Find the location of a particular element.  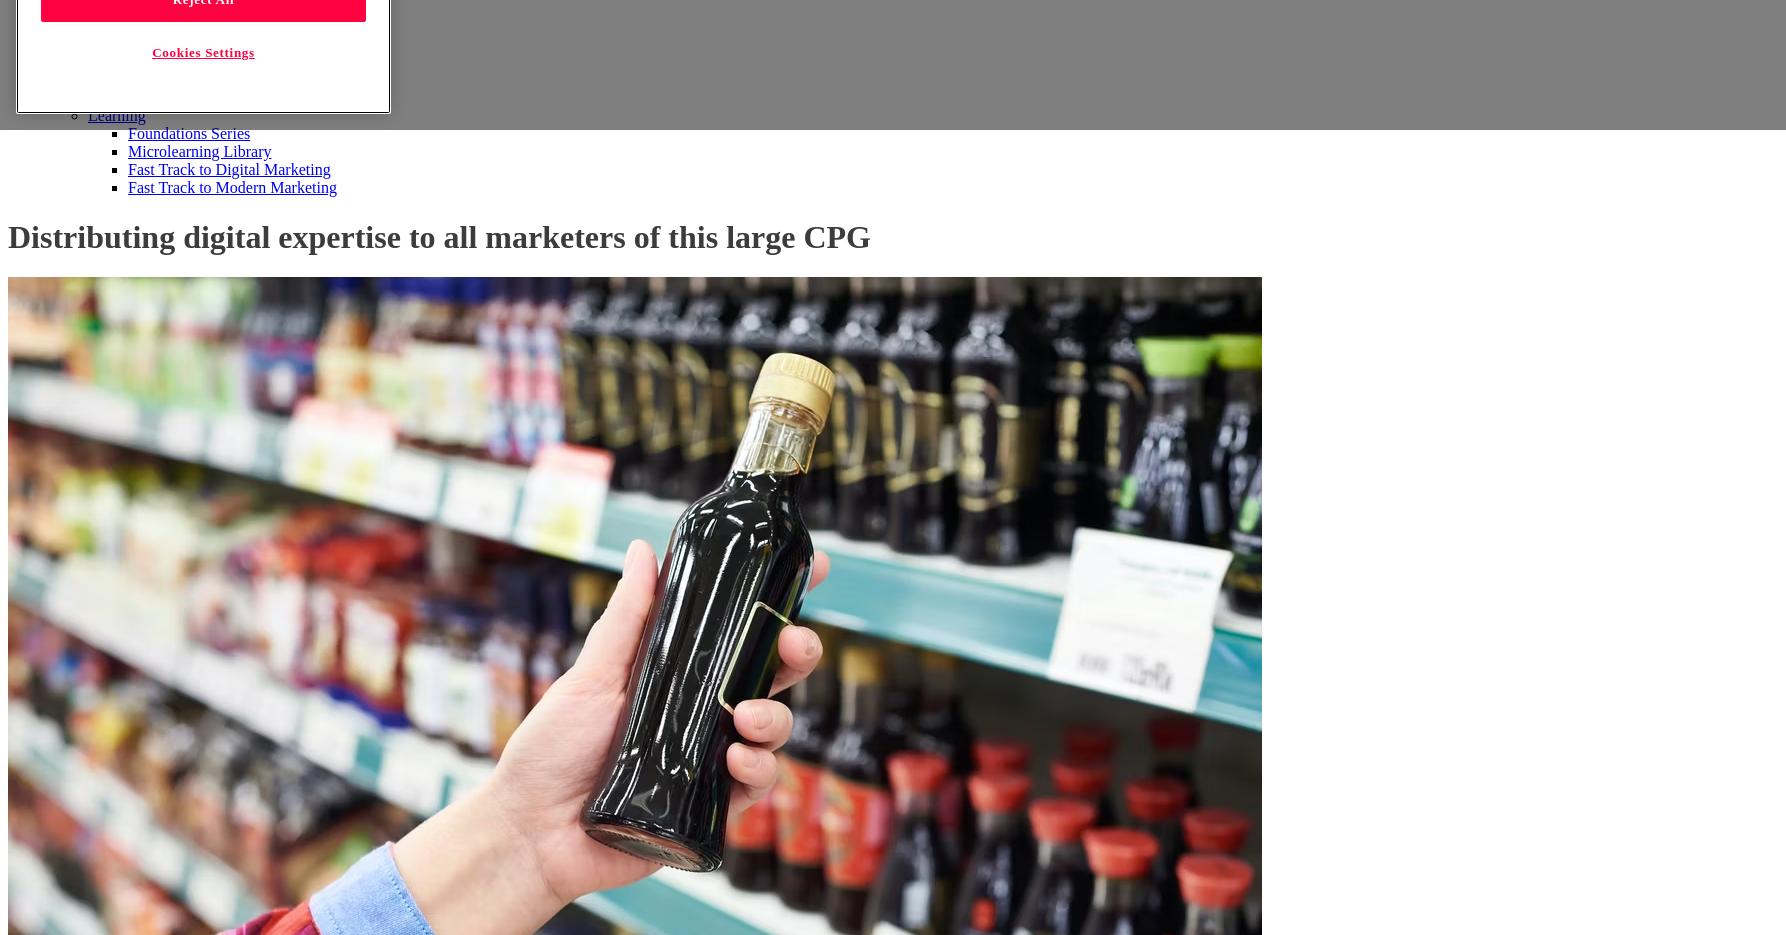

'Customer Experience' is located at coordinates (195, 24).